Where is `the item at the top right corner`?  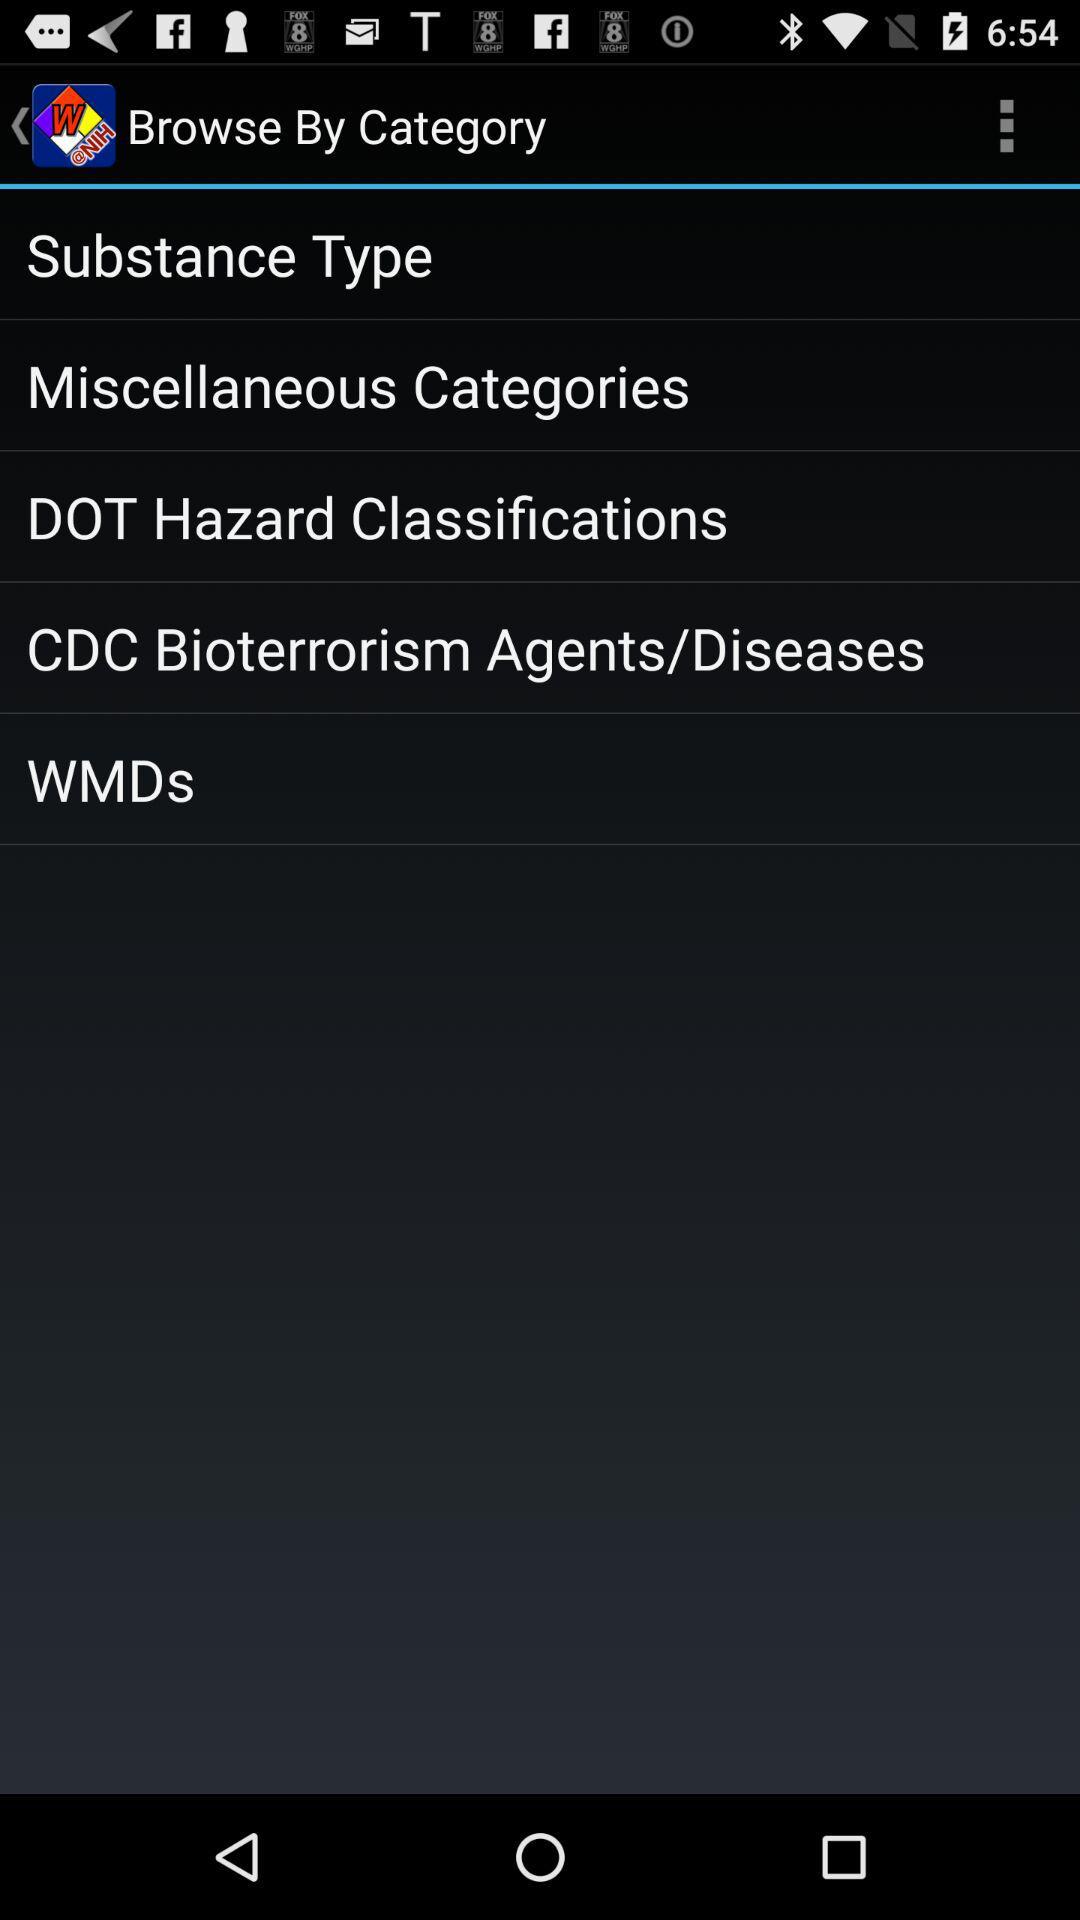
the item at the top right corner is located at coordinates (1006, 124).